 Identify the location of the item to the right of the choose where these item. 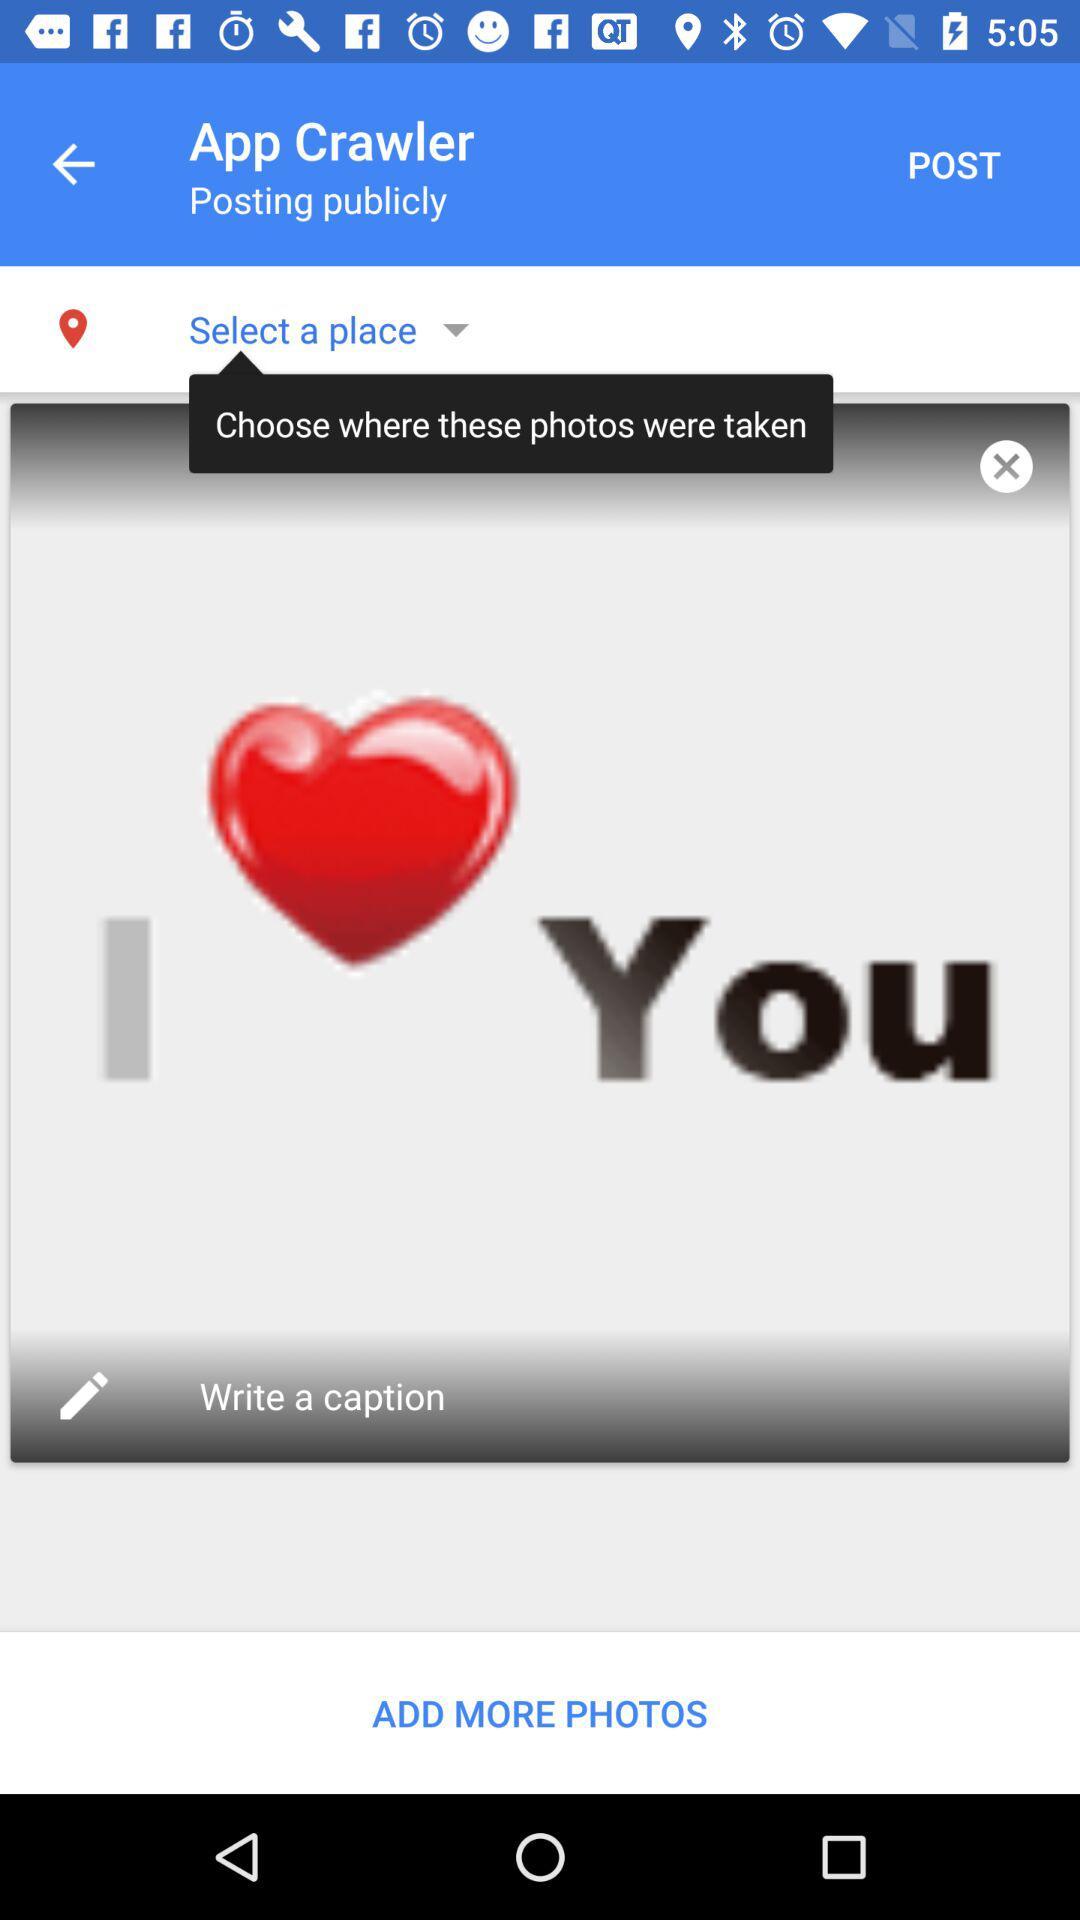
(1006, 465).